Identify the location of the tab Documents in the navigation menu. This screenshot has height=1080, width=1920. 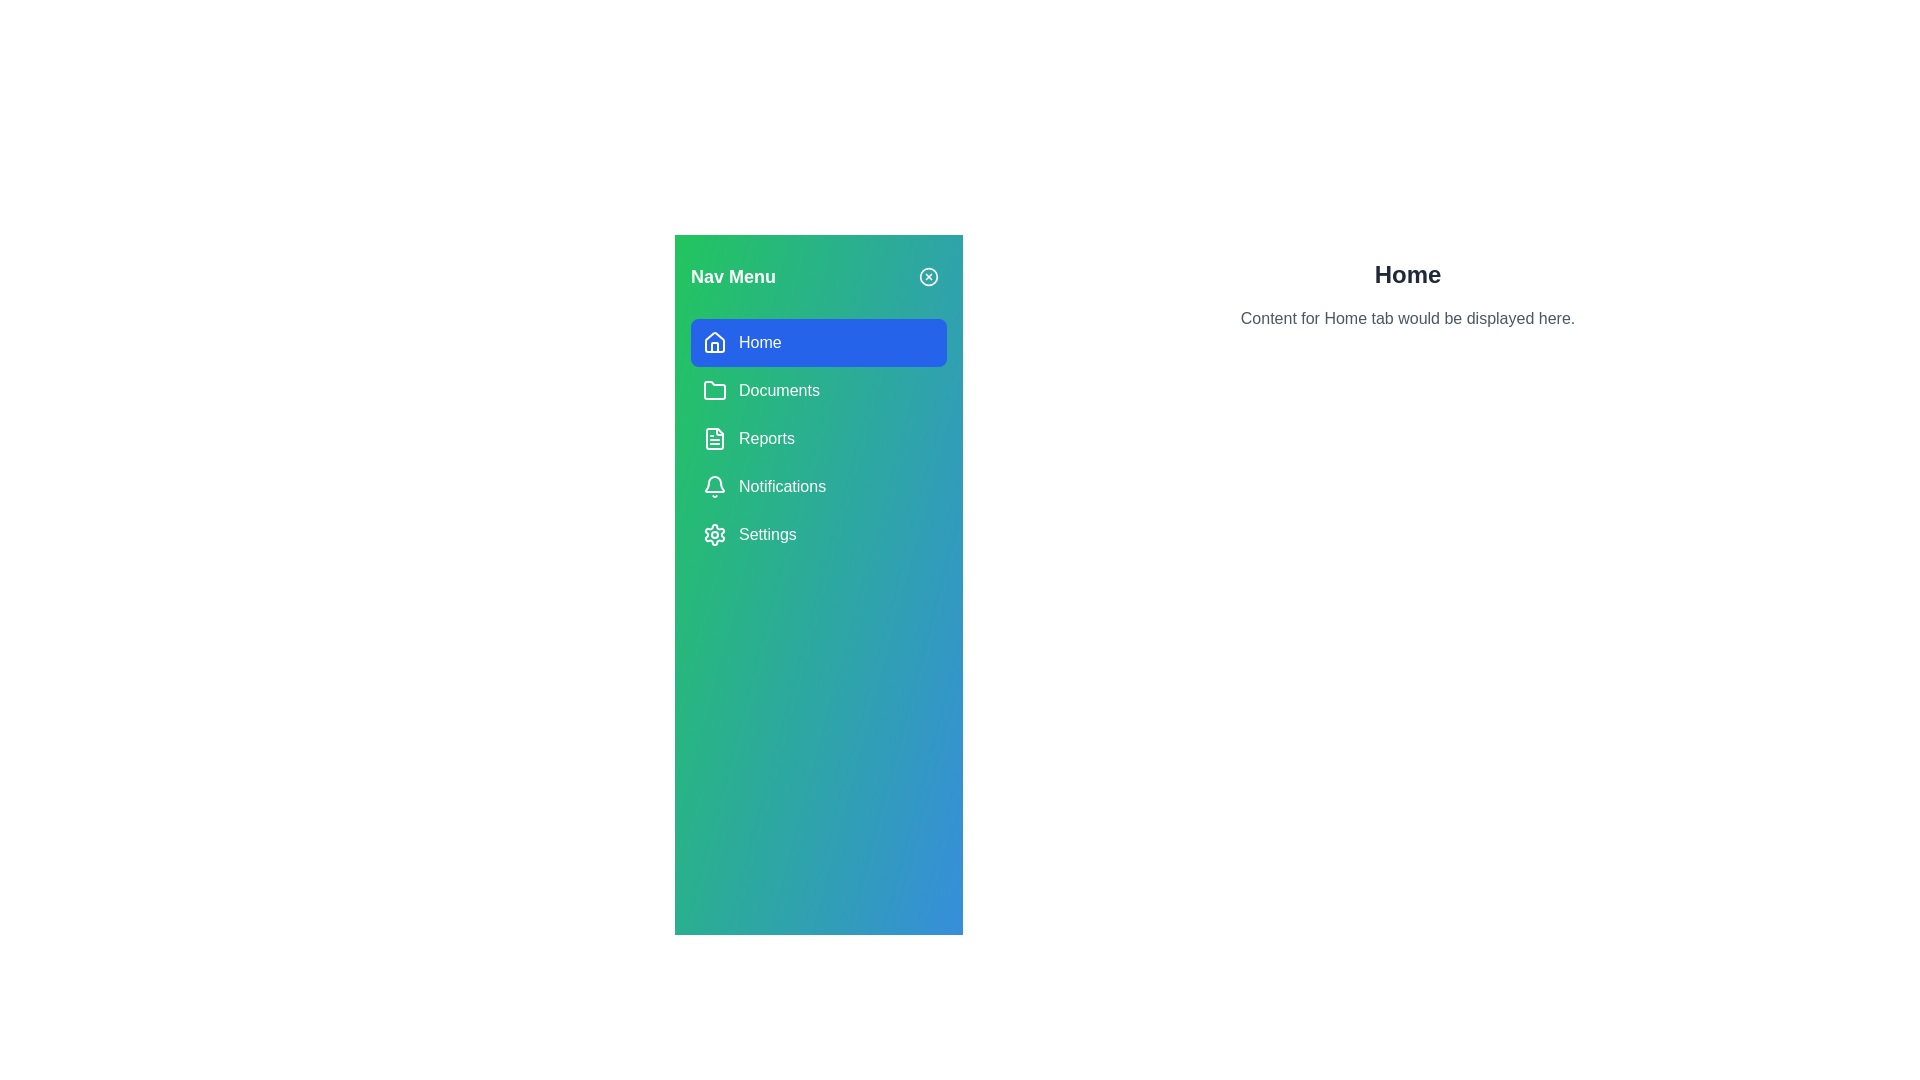
(819, 390).